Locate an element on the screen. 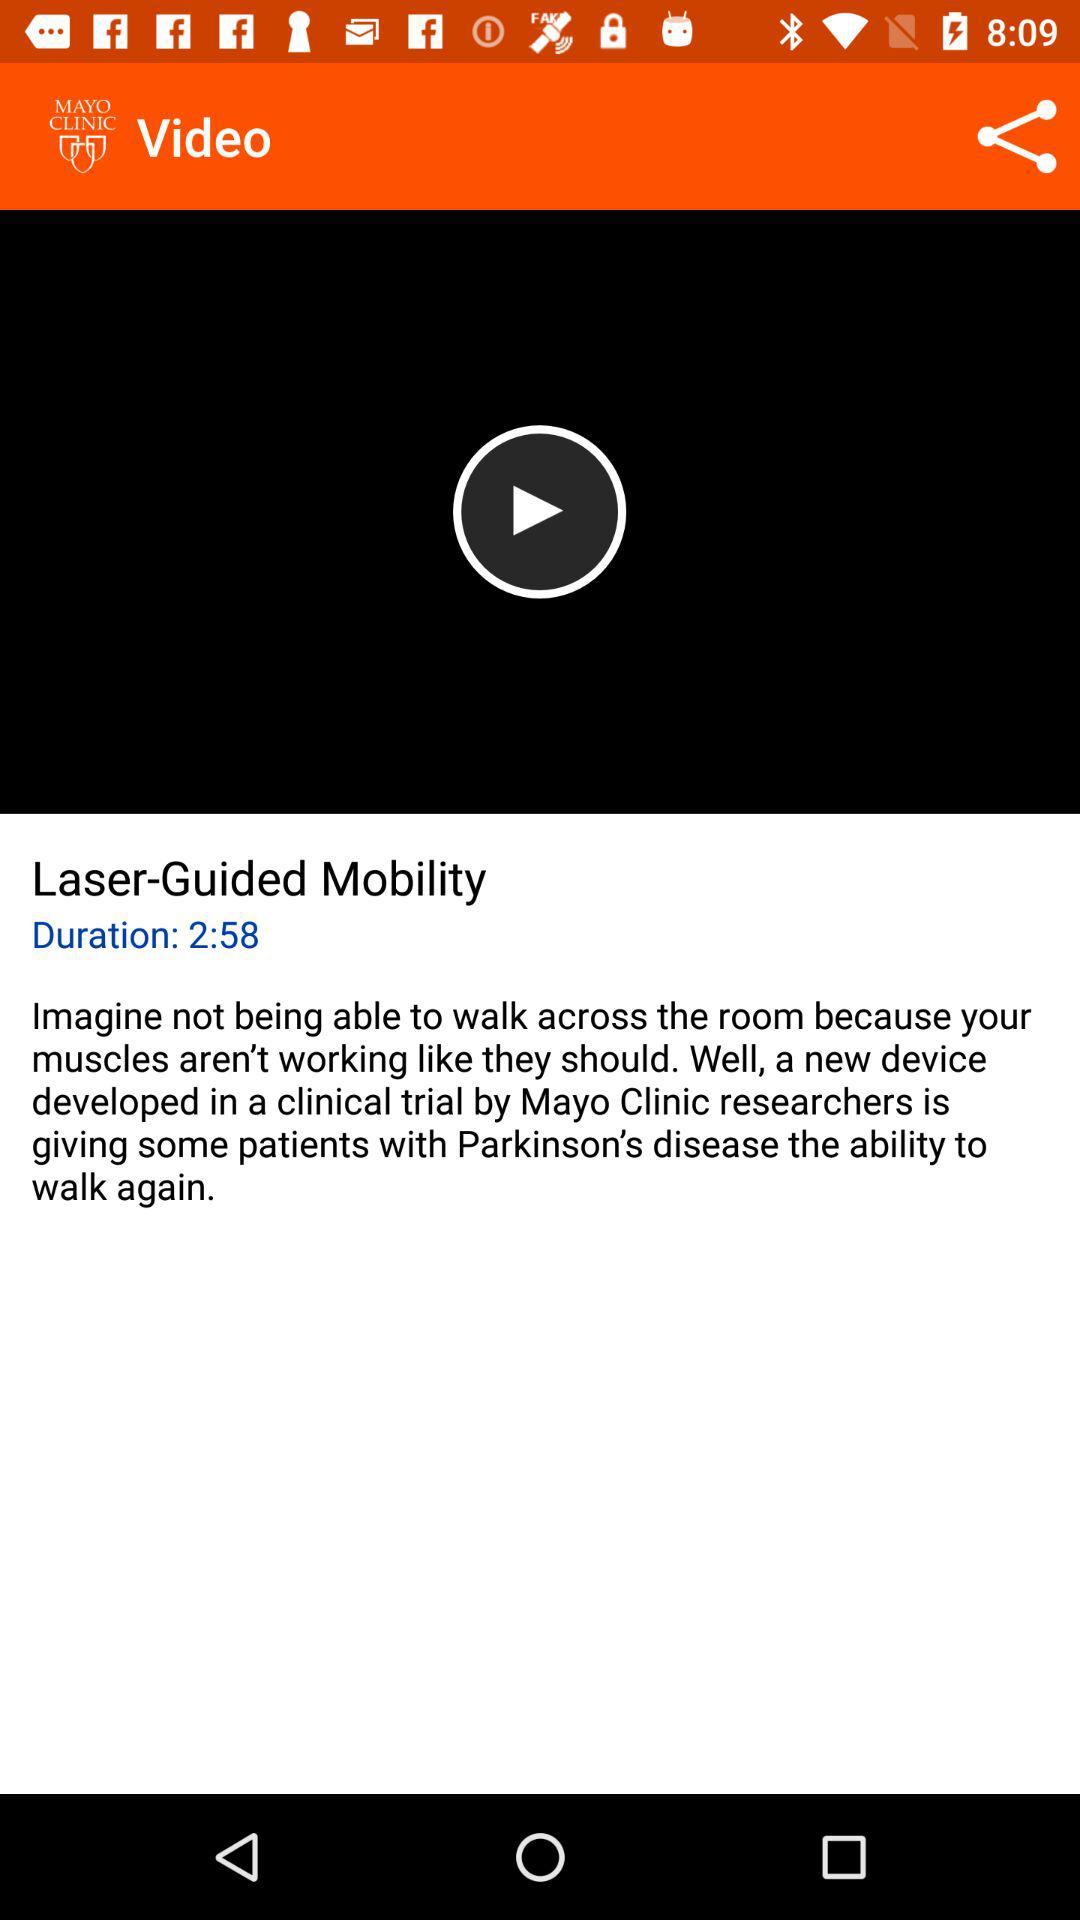 This screenshot has height=1920, width=1080. the icon to the right of video item is located at coordinates (1017, 135).